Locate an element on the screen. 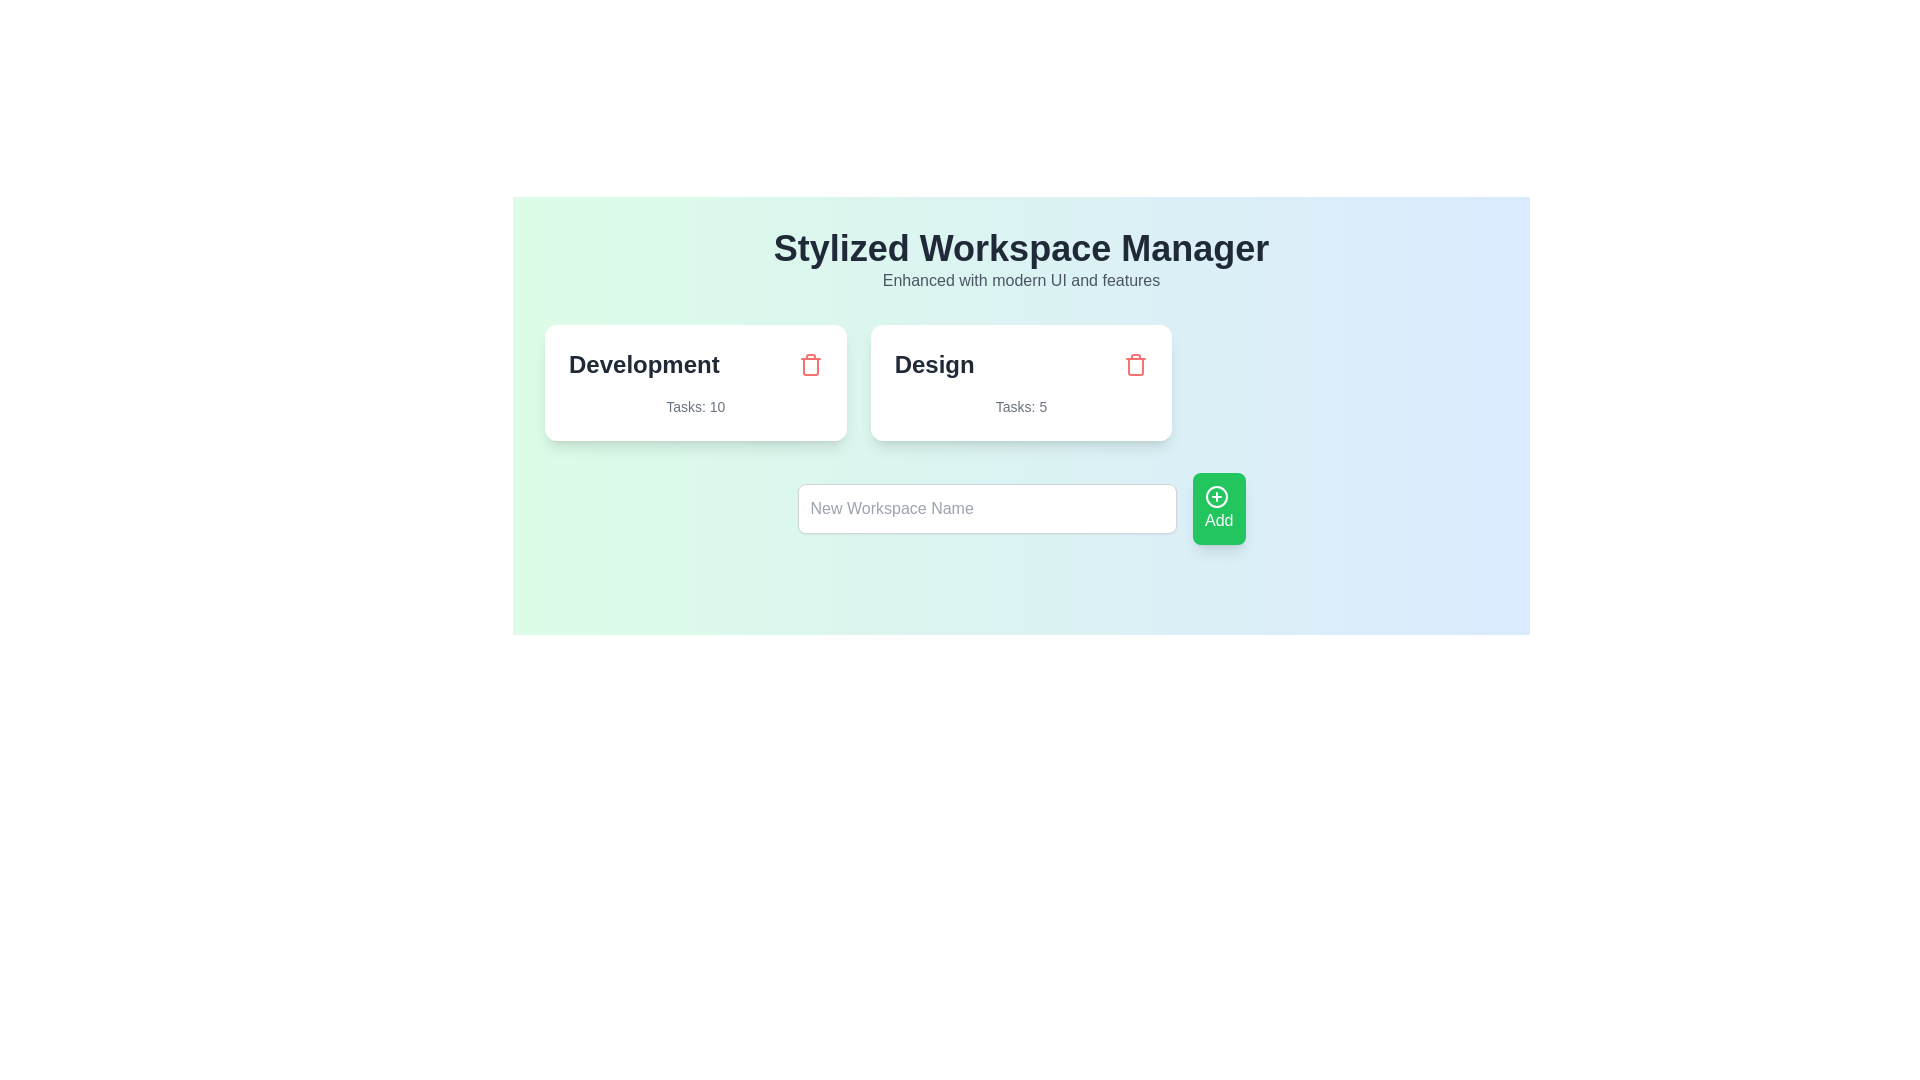 This screenshot has height=1080, width=1920. the bold, large title text labeled 'Development', which is prominently displayed in dark gray on a light background within the left card section of a two-card layout is located at coordinates (644, 365).